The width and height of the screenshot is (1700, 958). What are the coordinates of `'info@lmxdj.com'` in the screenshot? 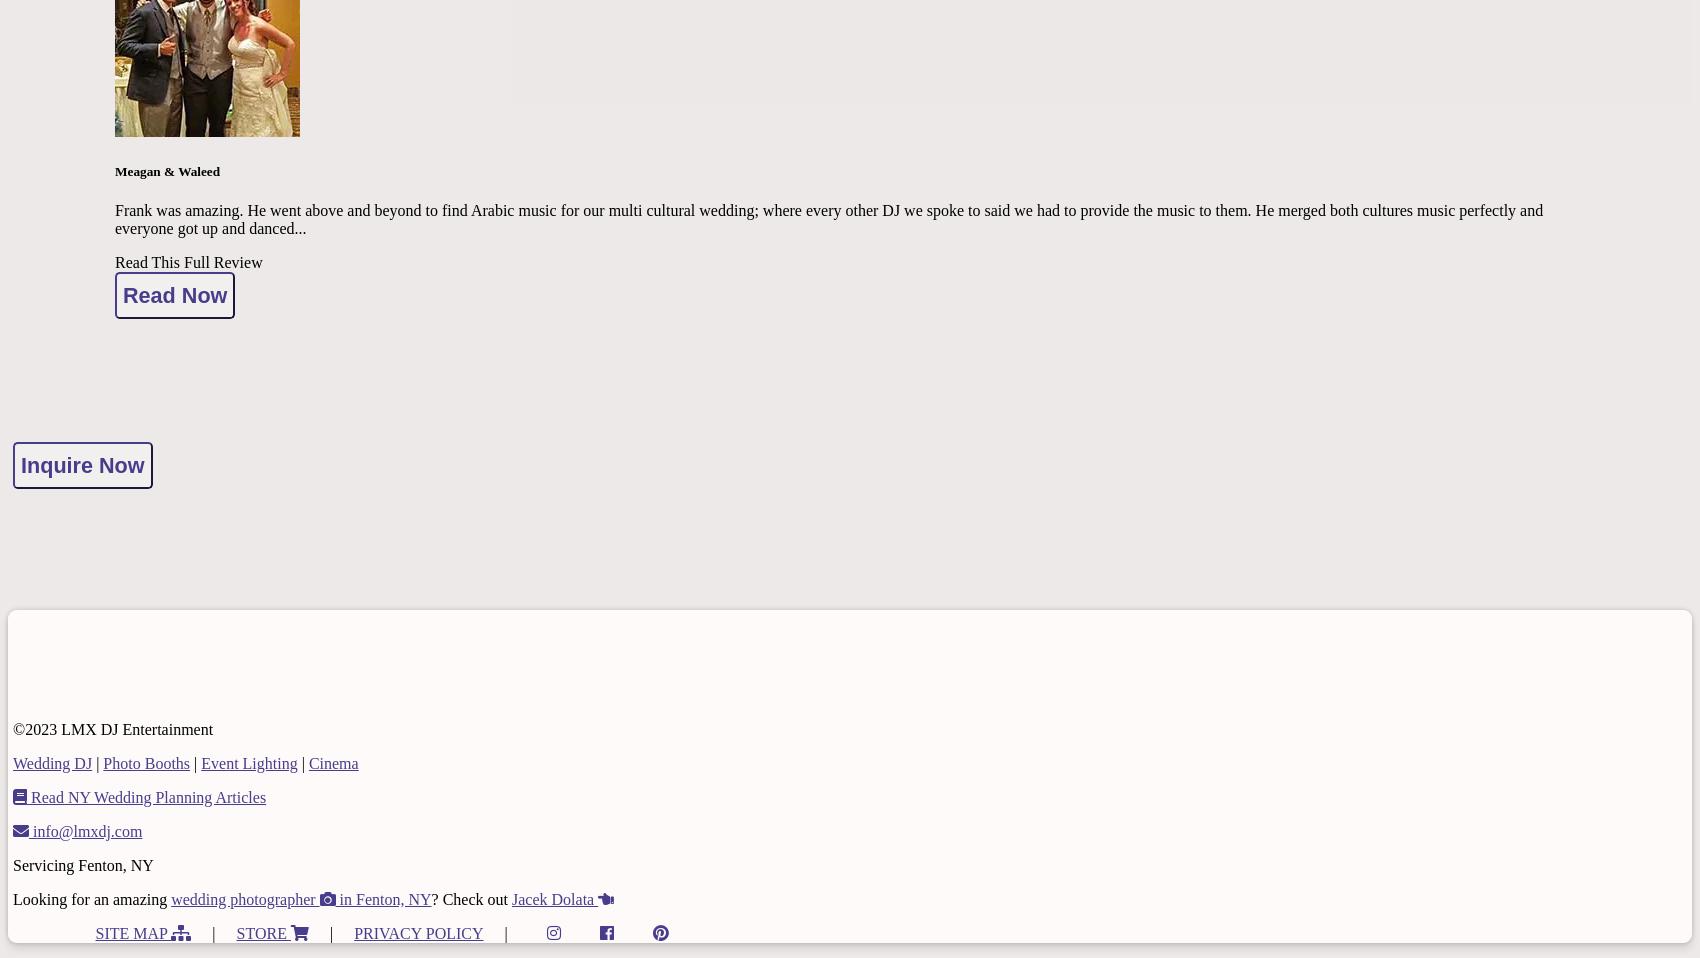 It's located at (29, 829).